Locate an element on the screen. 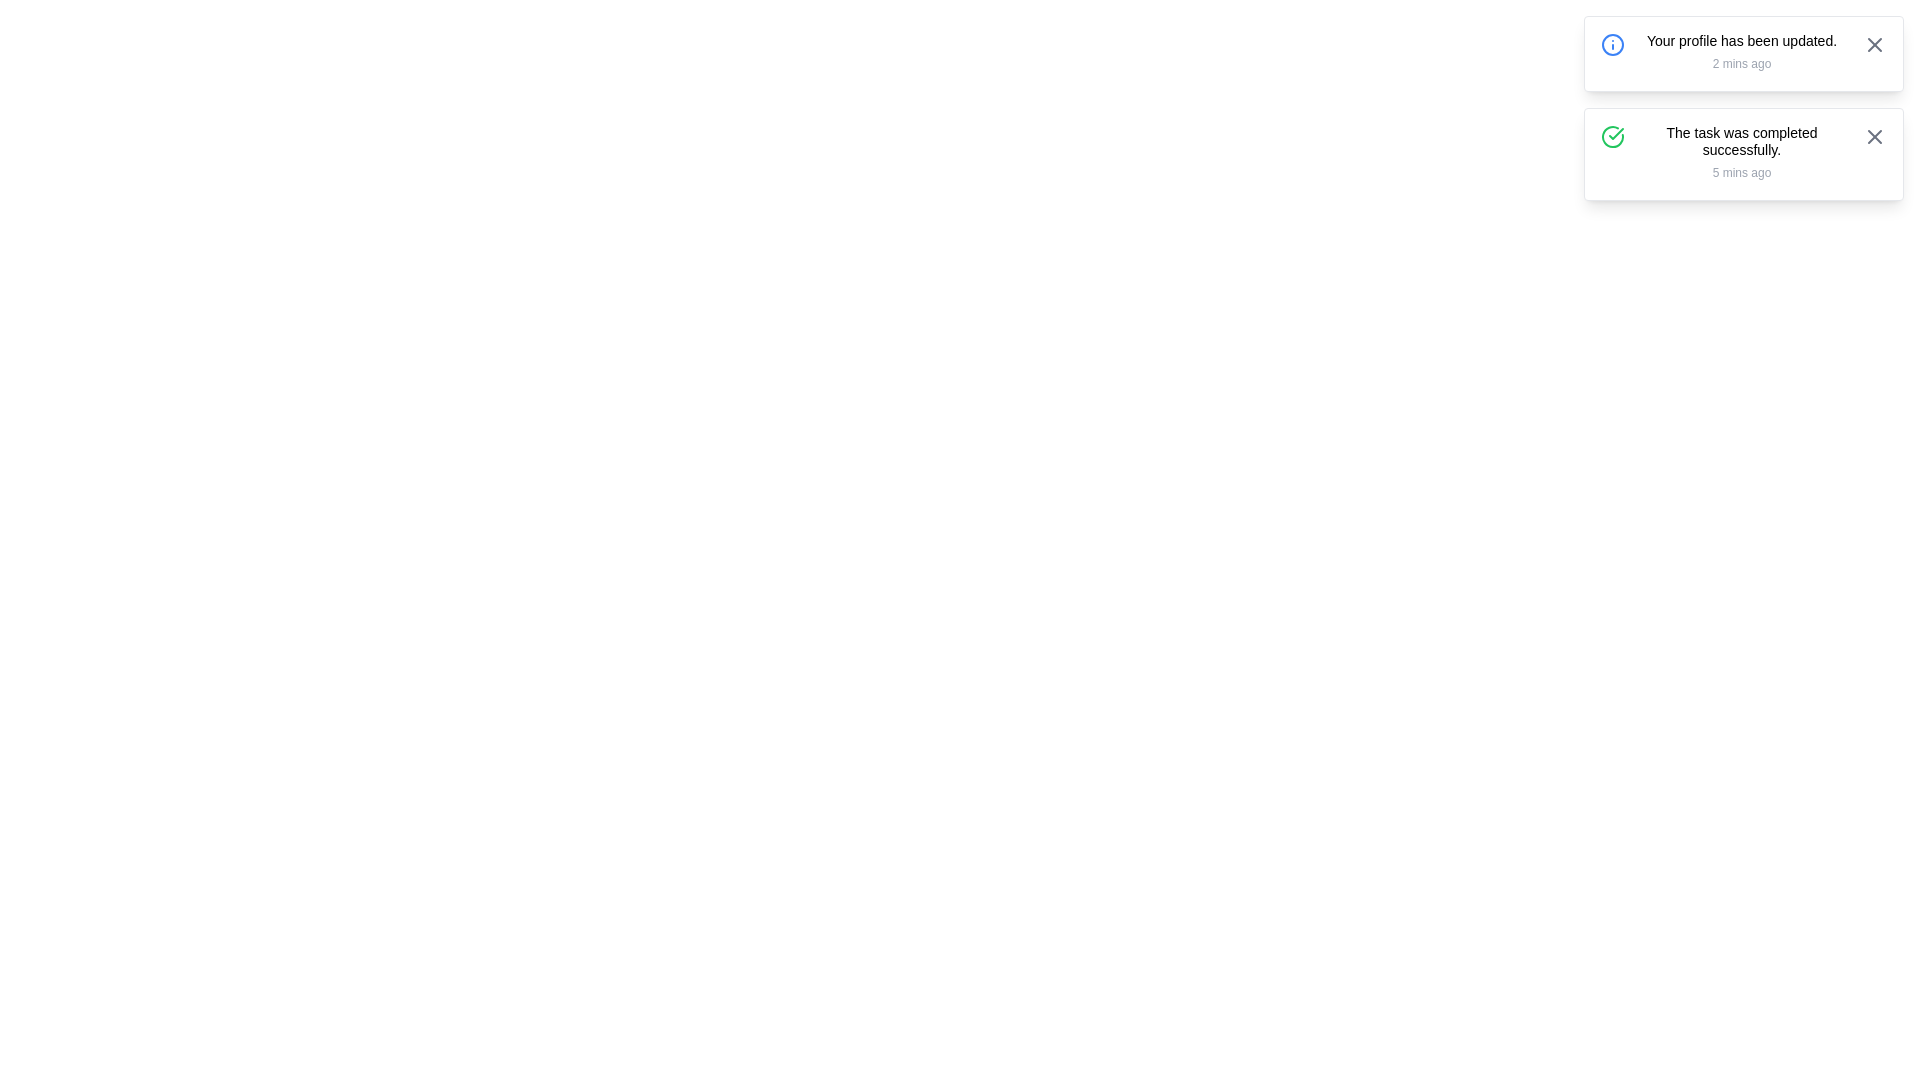 This screenshot has width=1920, height=1080. the notification element with info_notification is located at coordinates (1742, 52).